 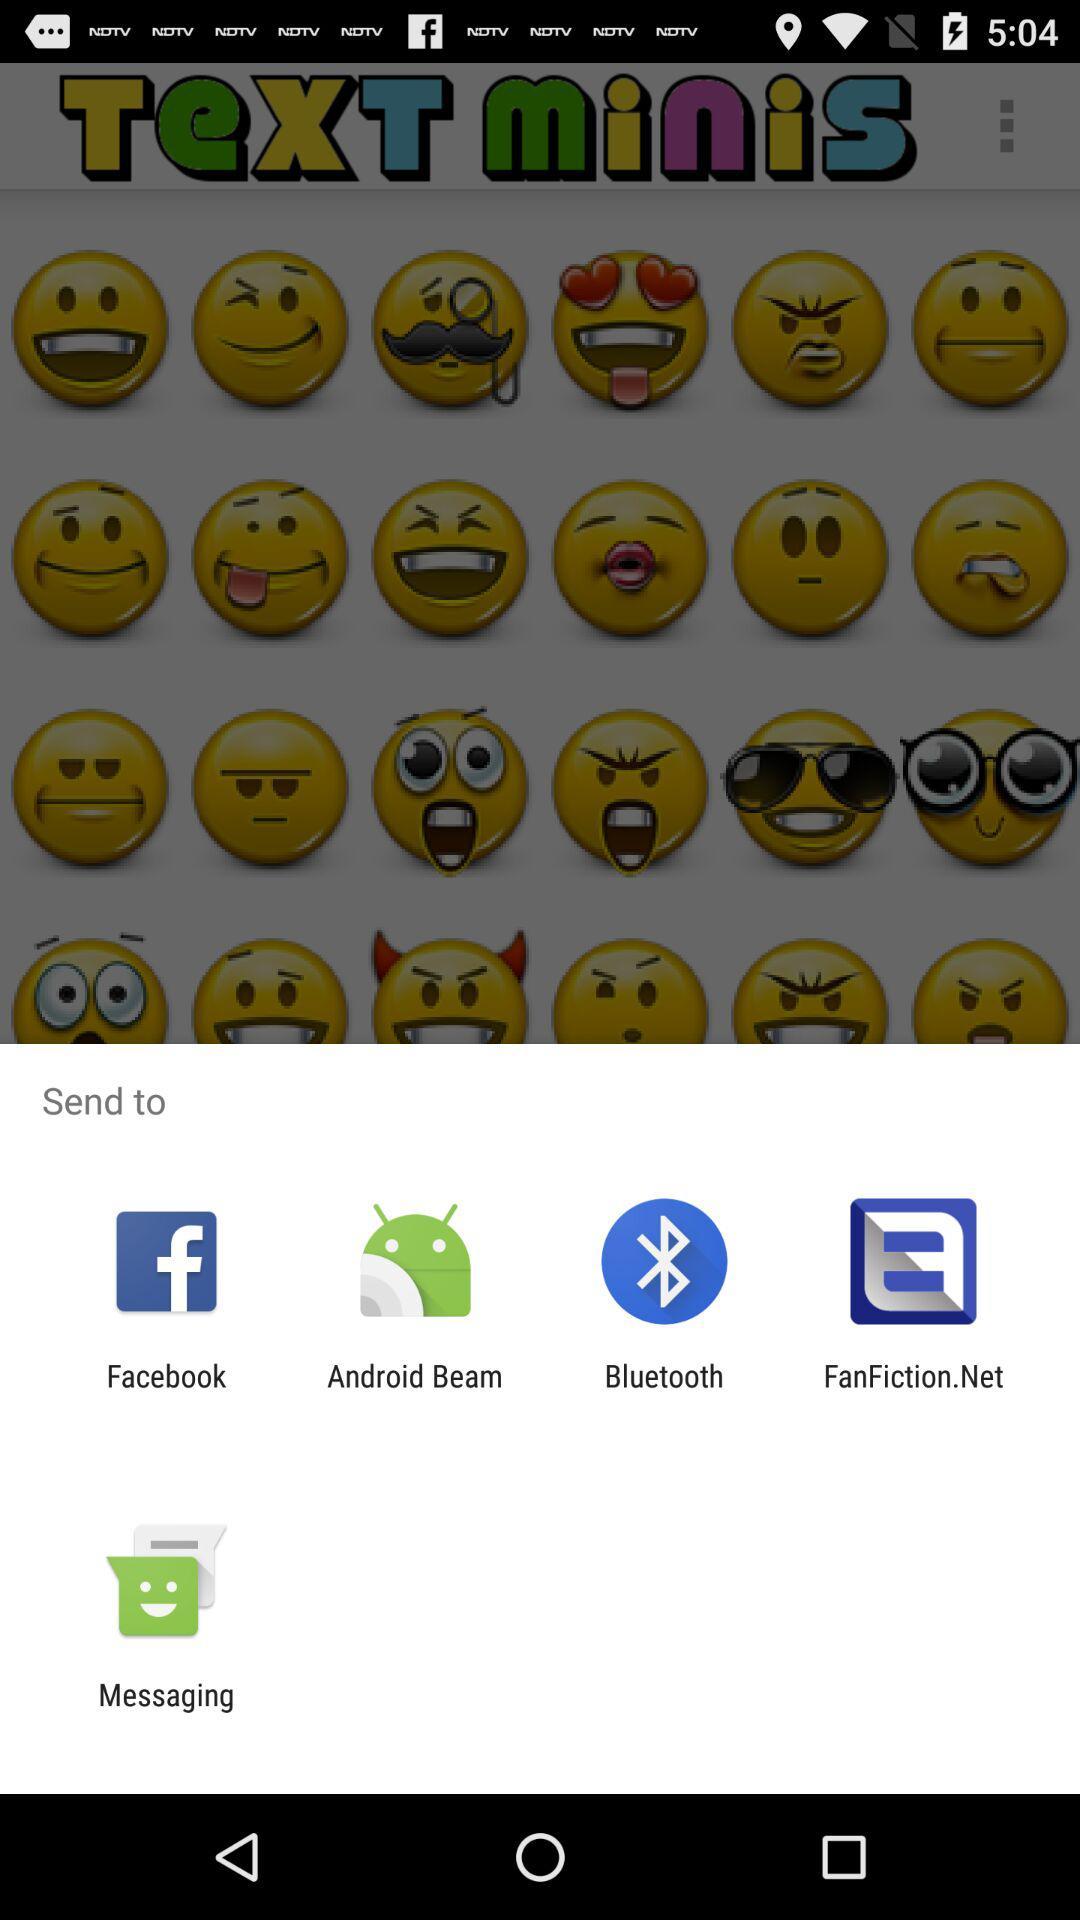 What do you see at coordinates (664, 1392) in the screenshot?
I see `the bluetooth` at bounding box center [664, 1392].